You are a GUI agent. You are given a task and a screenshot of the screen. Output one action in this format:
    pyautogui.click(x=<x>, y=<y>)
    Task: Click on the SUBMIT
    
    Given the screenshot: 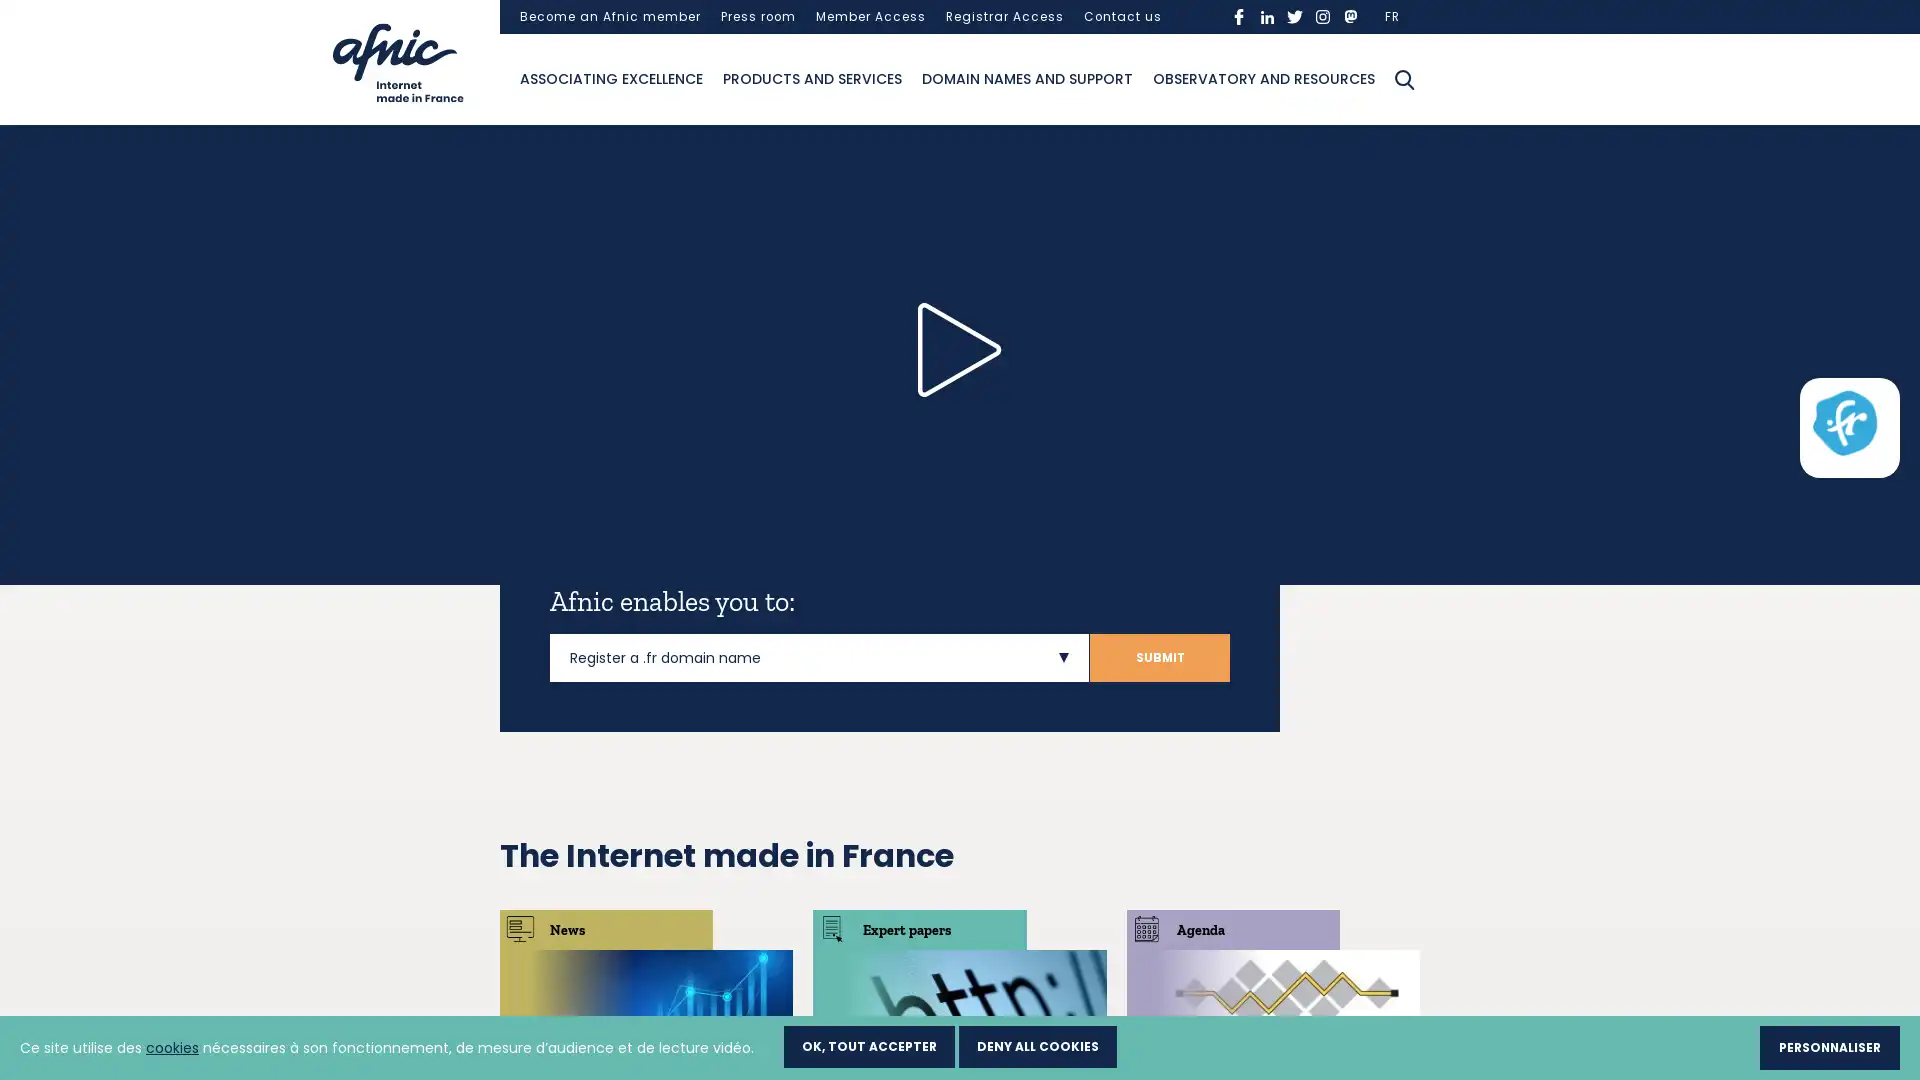 What is the action you would take?
    pyautogui.click(x=1160, y=657)
    